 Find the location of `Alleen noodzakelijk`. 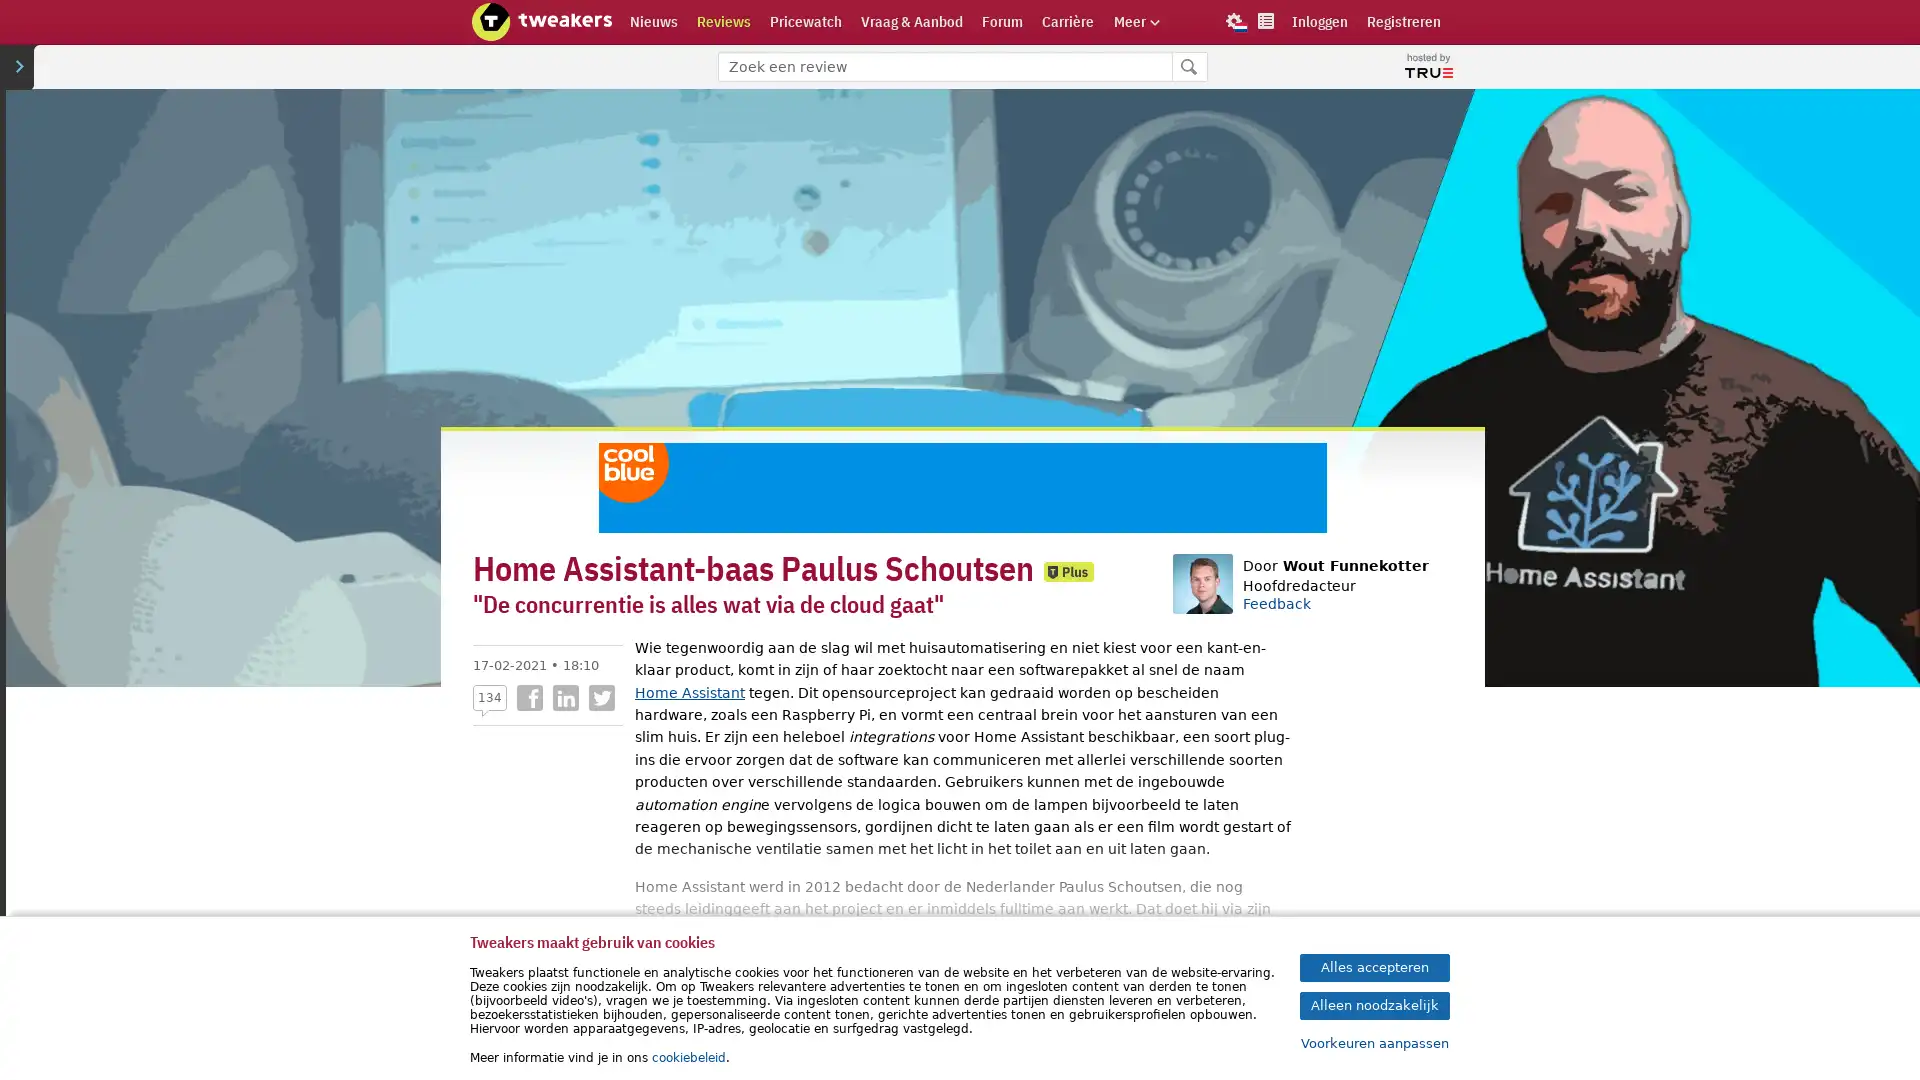

Alleen noodzakelijk is located at coordinates (1373, 1006).